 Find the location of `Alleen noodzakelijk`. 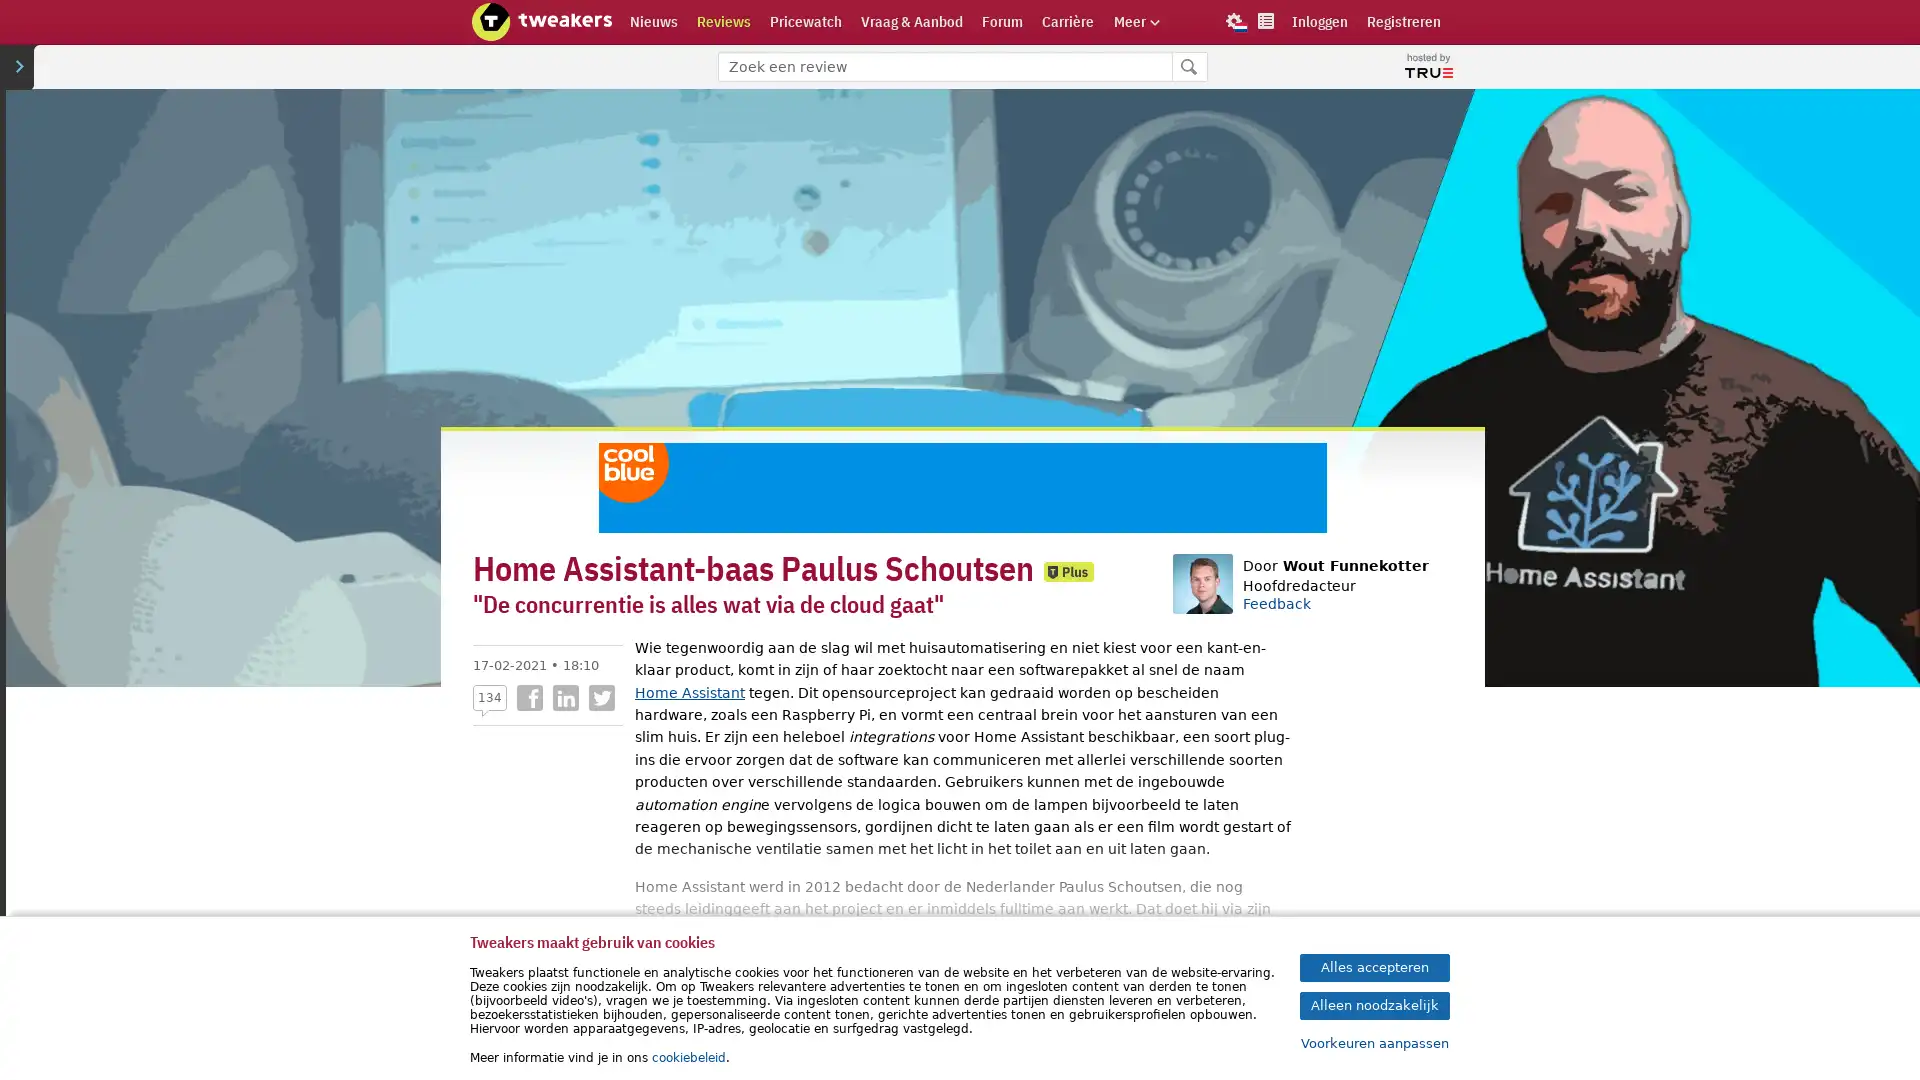

Alleen noodzakelijk is located at coordinates (1373, 1006).